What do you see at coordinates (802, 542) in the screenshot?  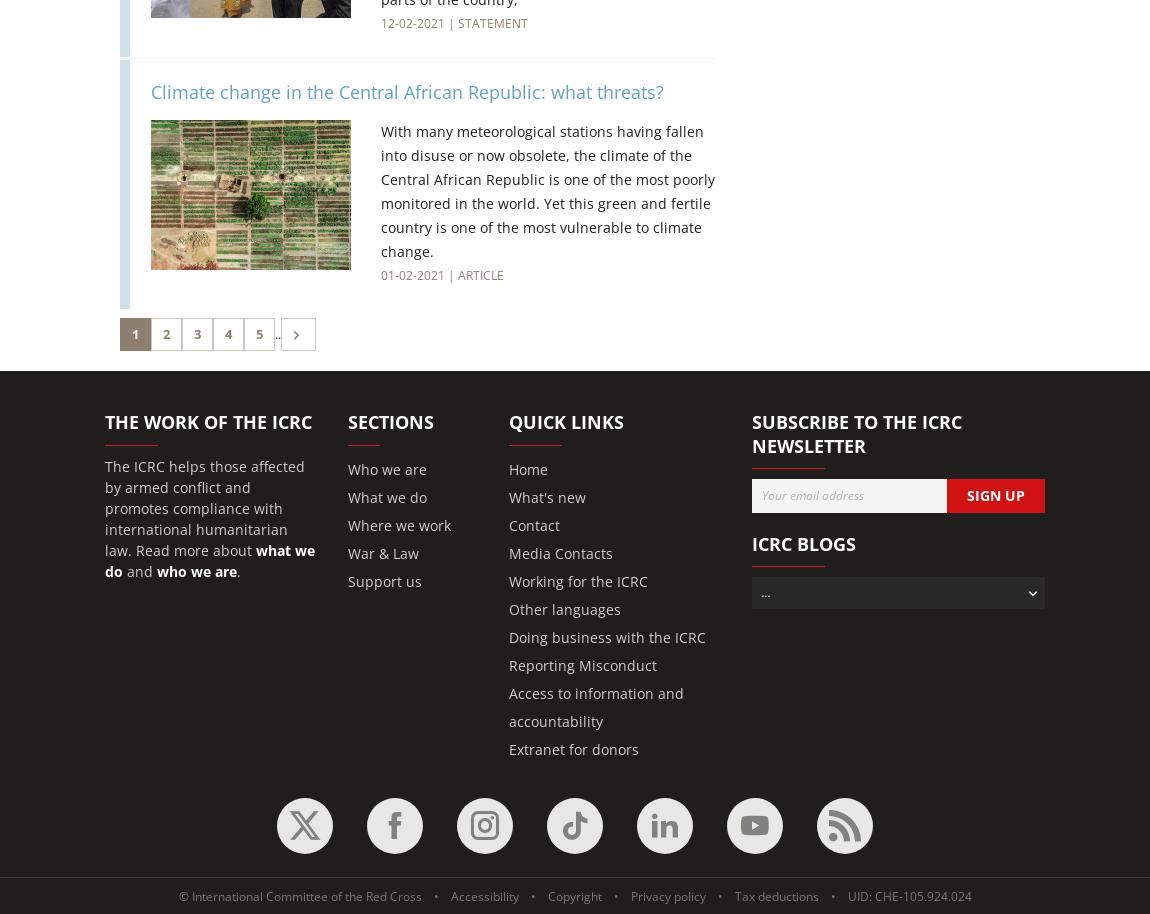 I see `'ICRC Blogs'` at bounding box center [802, 542].